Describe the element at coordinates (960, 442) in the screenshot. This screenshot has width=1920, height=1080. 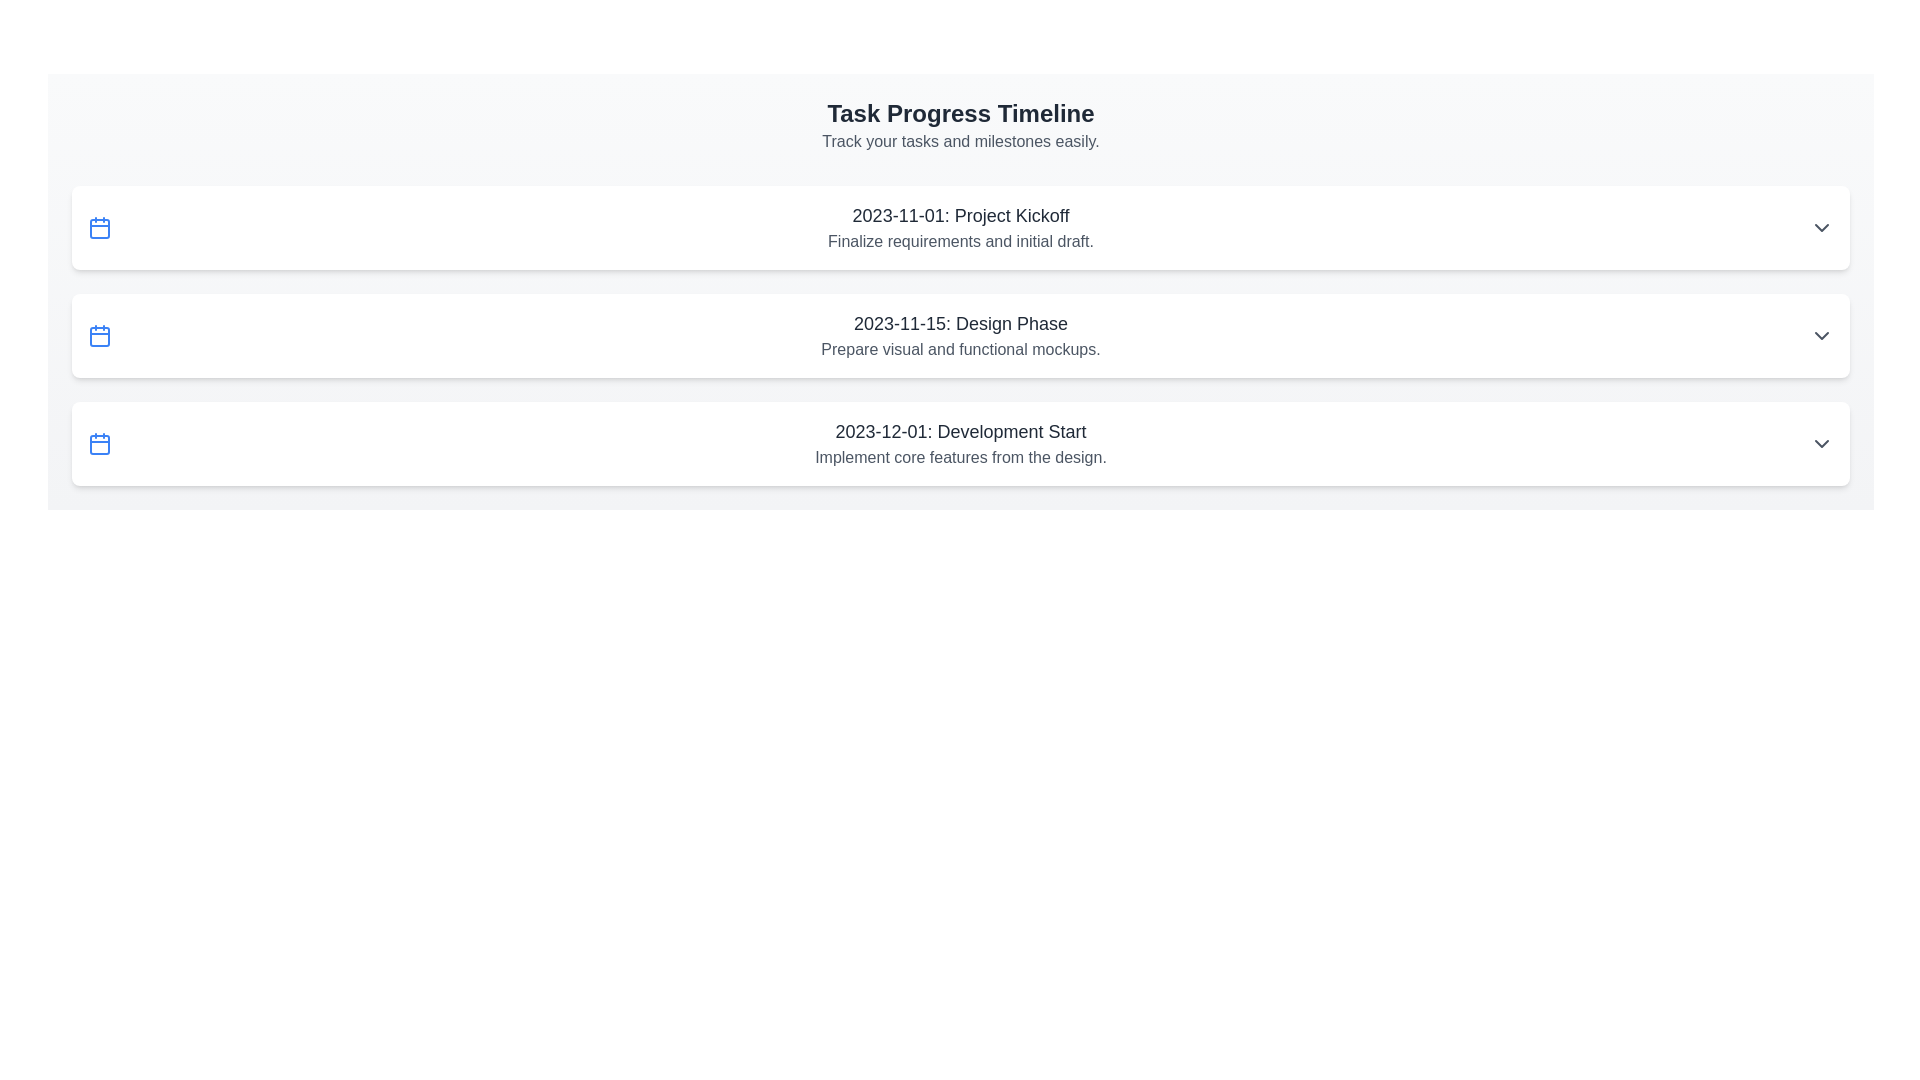
I see `on the timeline item element titled '2023-12-01: Development Start'` at that location.